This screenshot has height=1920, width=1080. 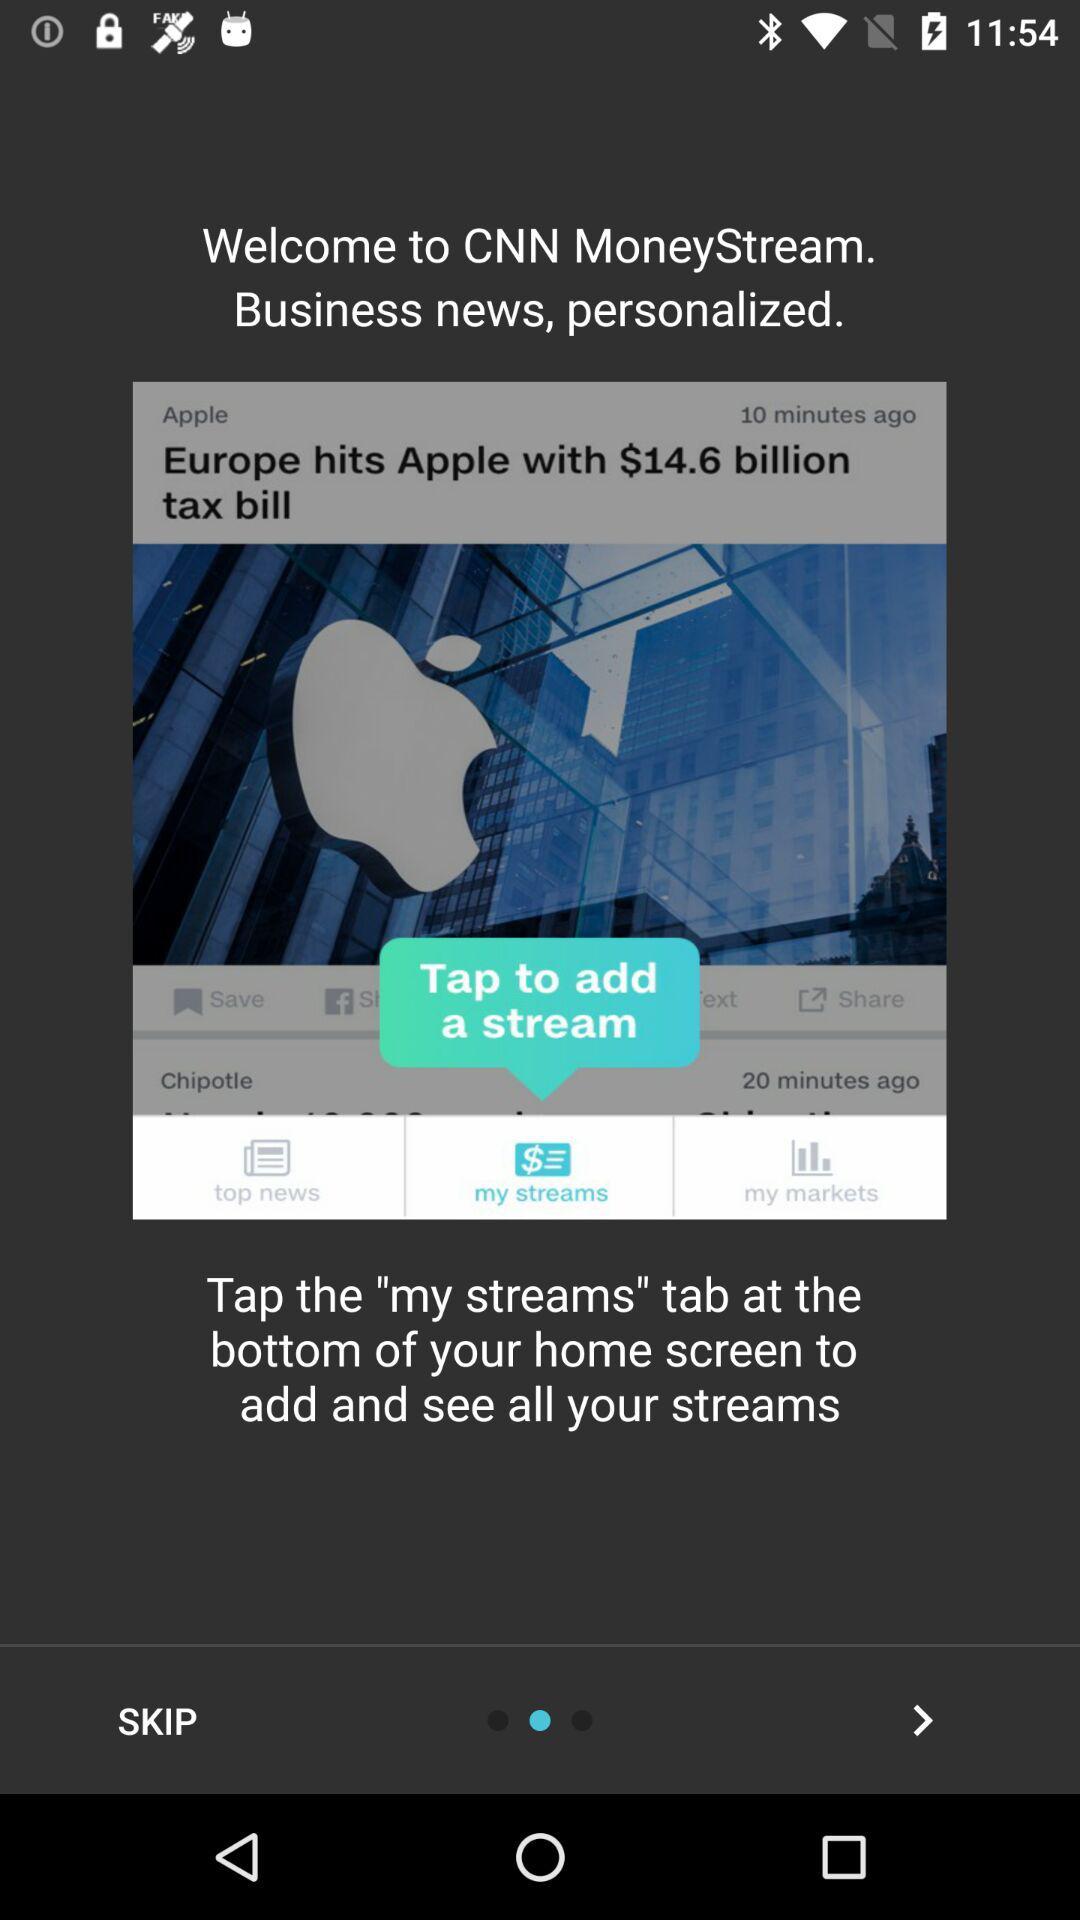 What do you see at coordinates (156, 1719) in the screenshot?
I see `skip icon` at bounding box center [156, 1719].